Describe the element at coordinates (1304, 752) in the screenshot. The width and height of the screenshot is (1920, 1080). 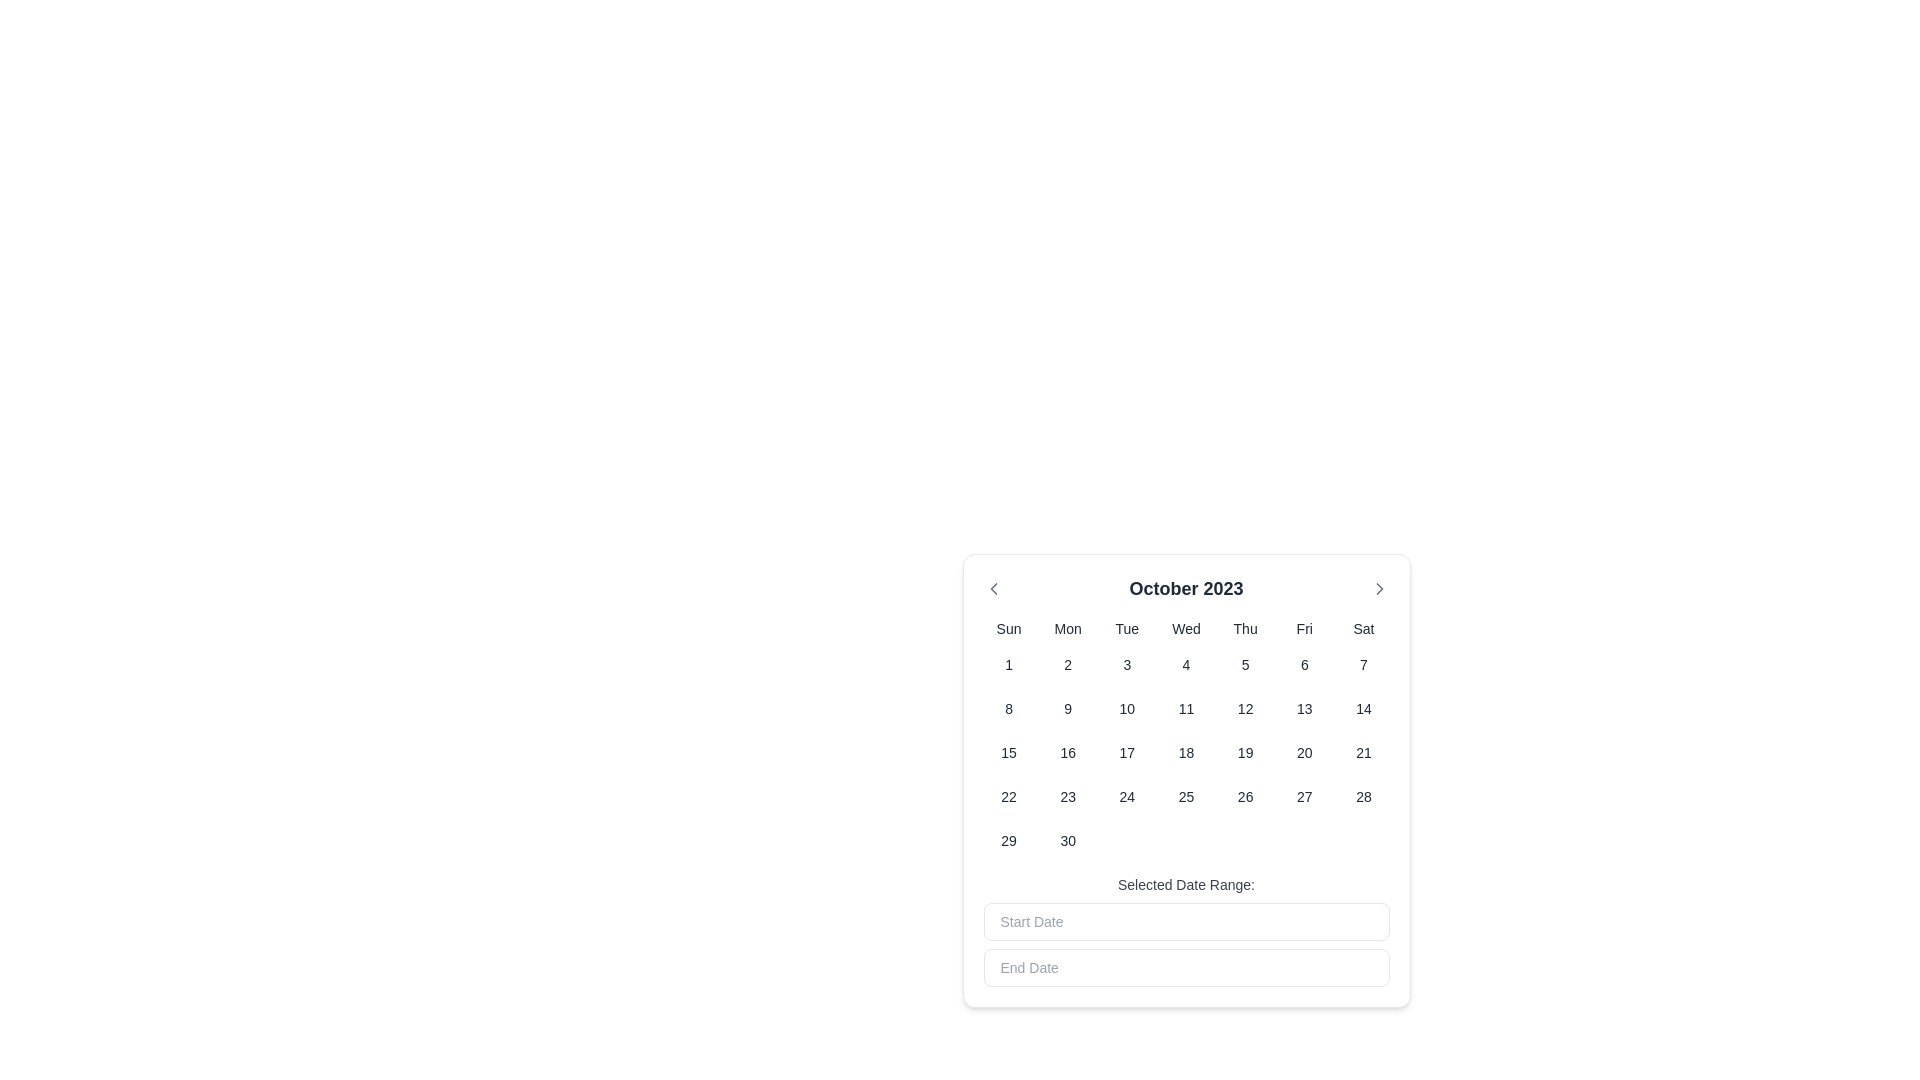
I see `the button in the calendar interface` at that location.